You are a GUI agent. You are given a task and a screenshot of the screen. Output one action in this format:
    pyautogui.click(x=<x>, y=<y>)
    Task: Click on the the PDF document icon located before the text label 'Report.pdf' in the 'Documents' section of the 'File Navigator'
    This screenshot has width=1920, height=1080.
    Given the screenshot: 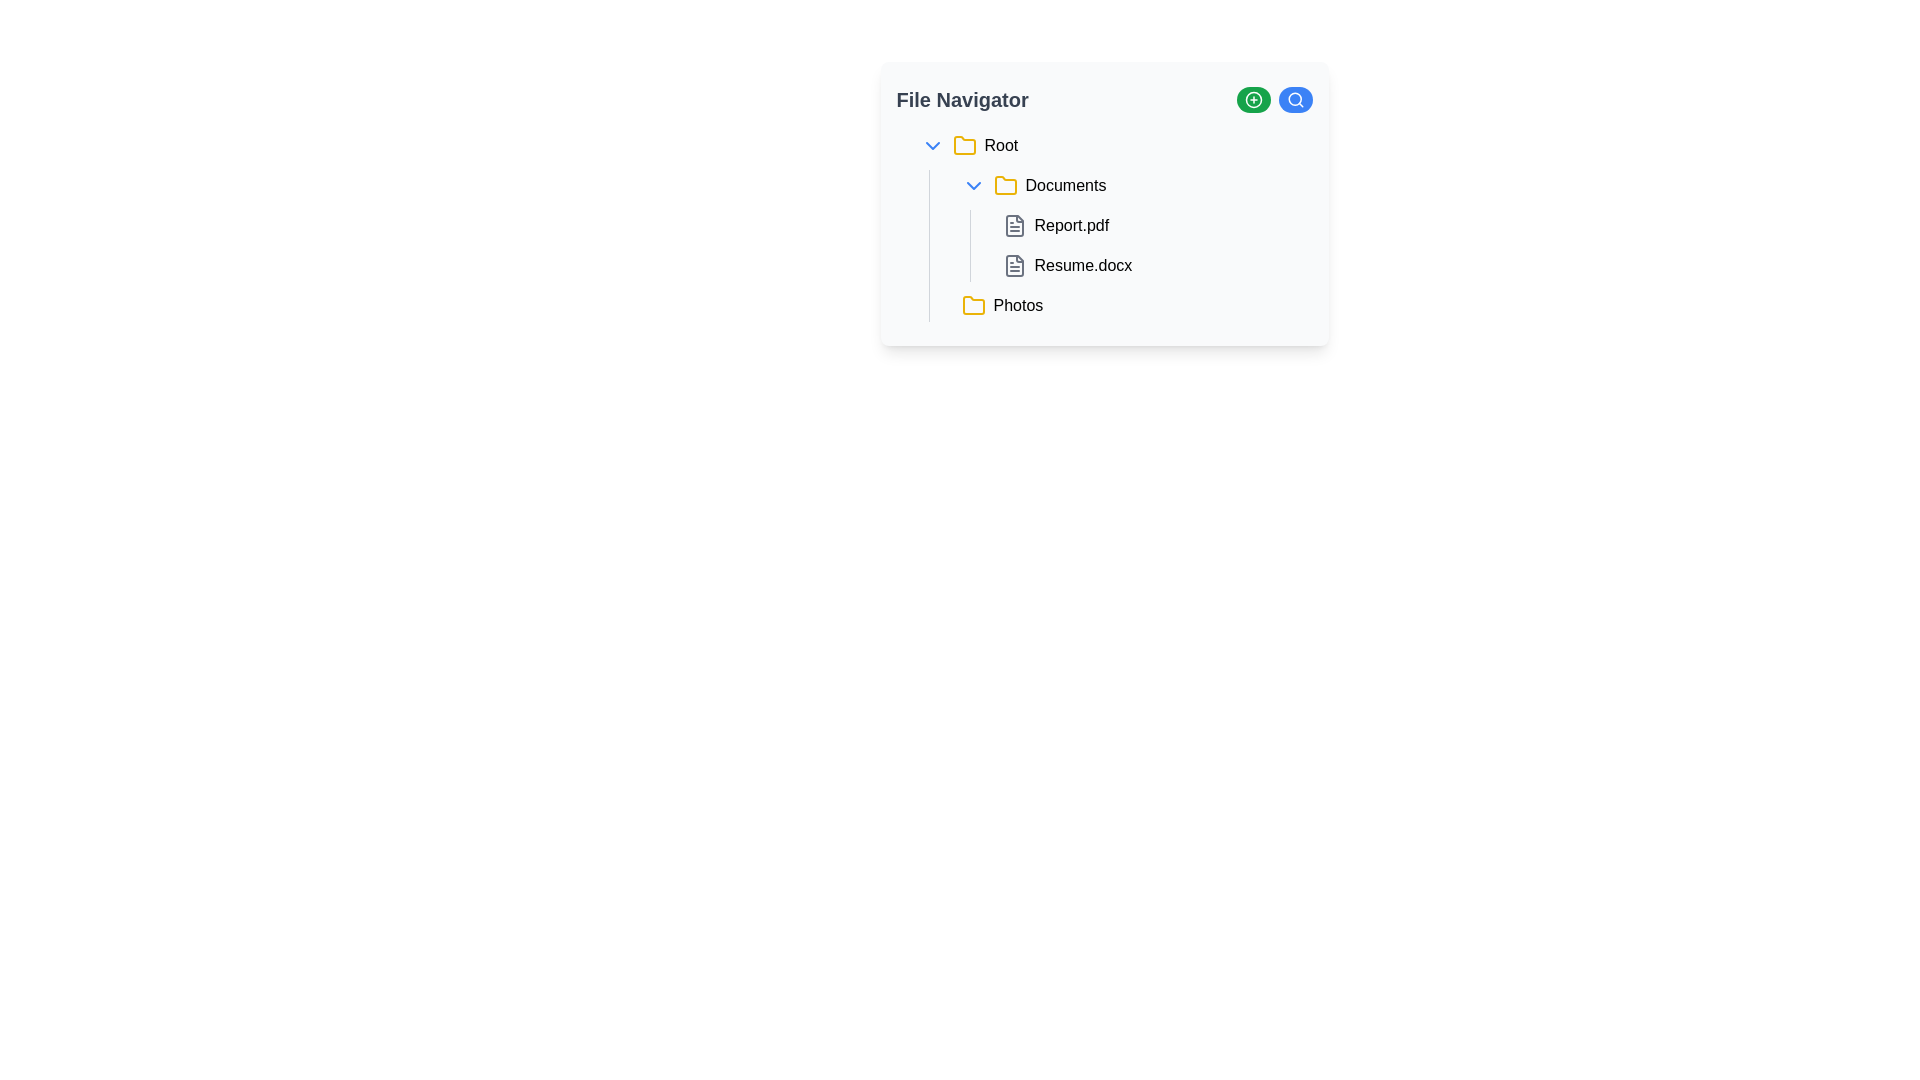 What is the action you would take?
    pyautogui.click(x=1014, y=225)
    